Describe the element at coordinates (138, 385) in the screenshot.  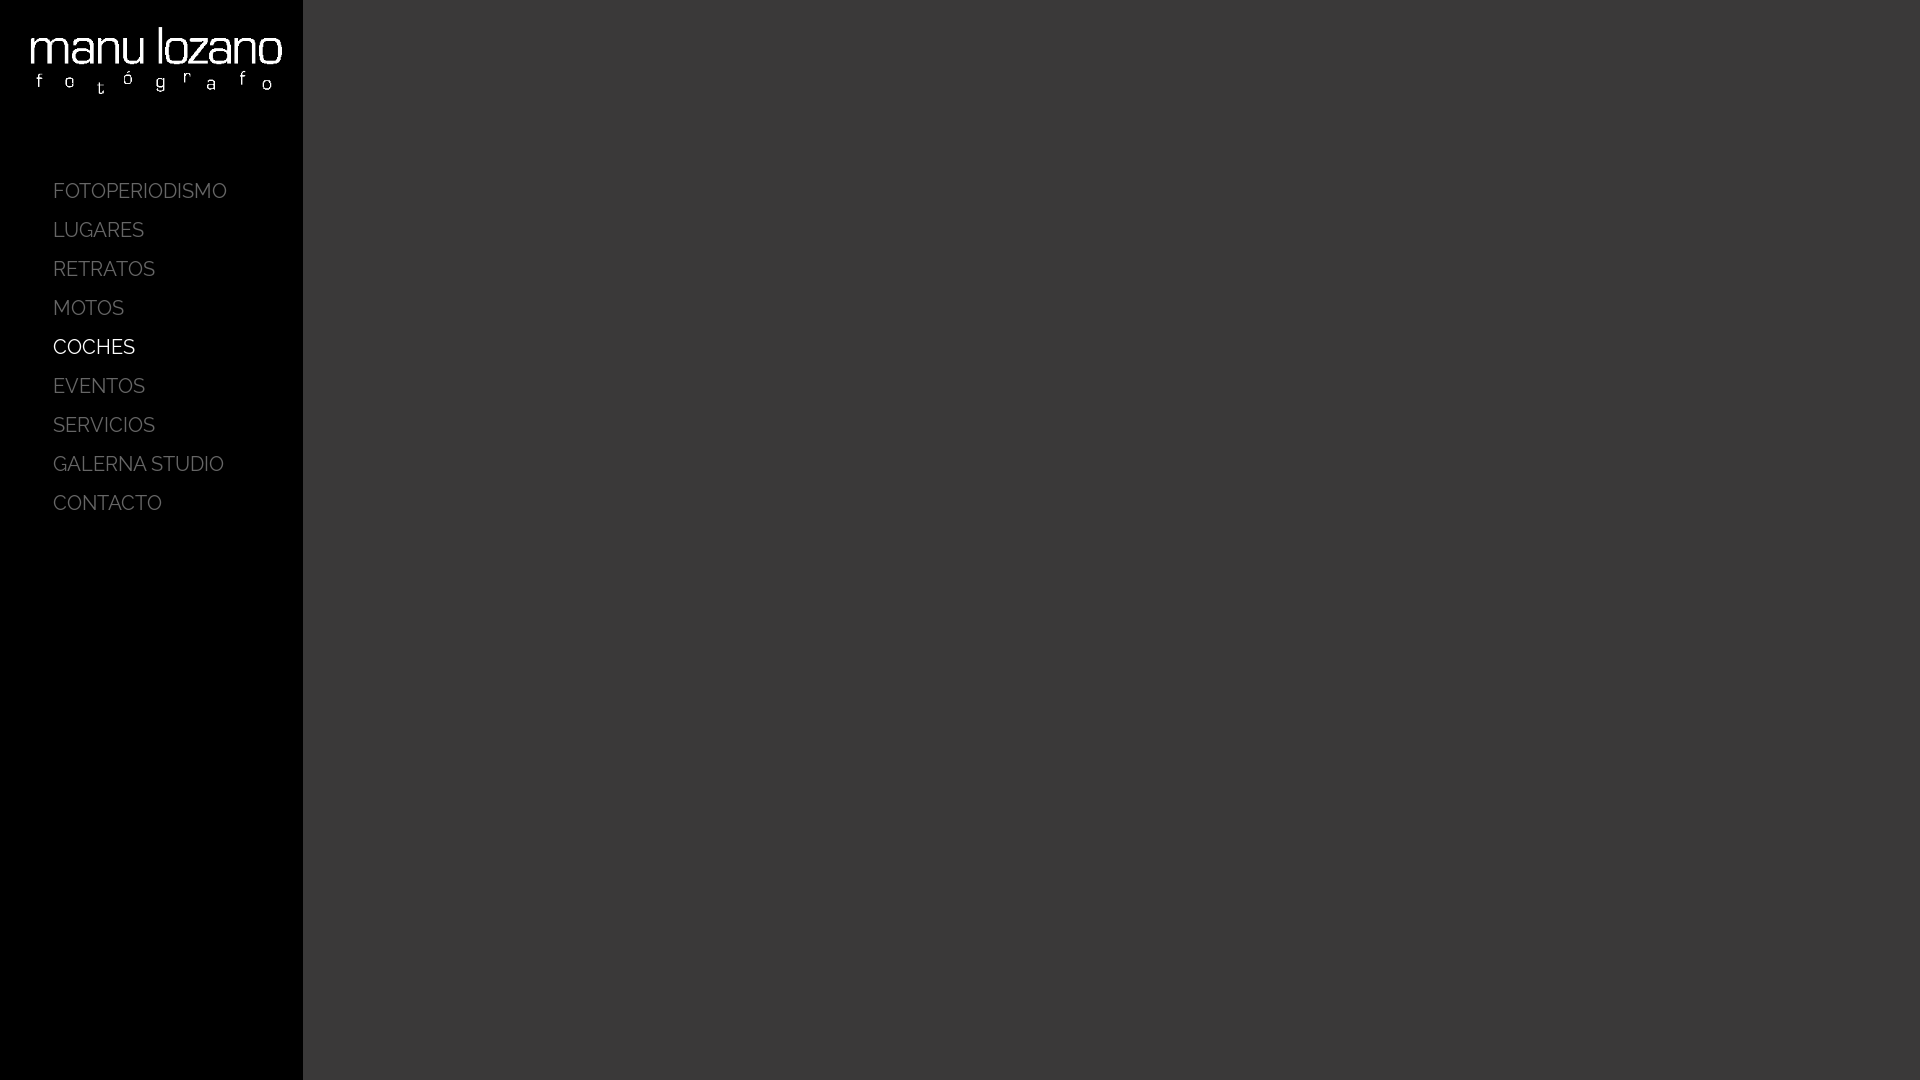
I see `'EVENTOS'` at that location.